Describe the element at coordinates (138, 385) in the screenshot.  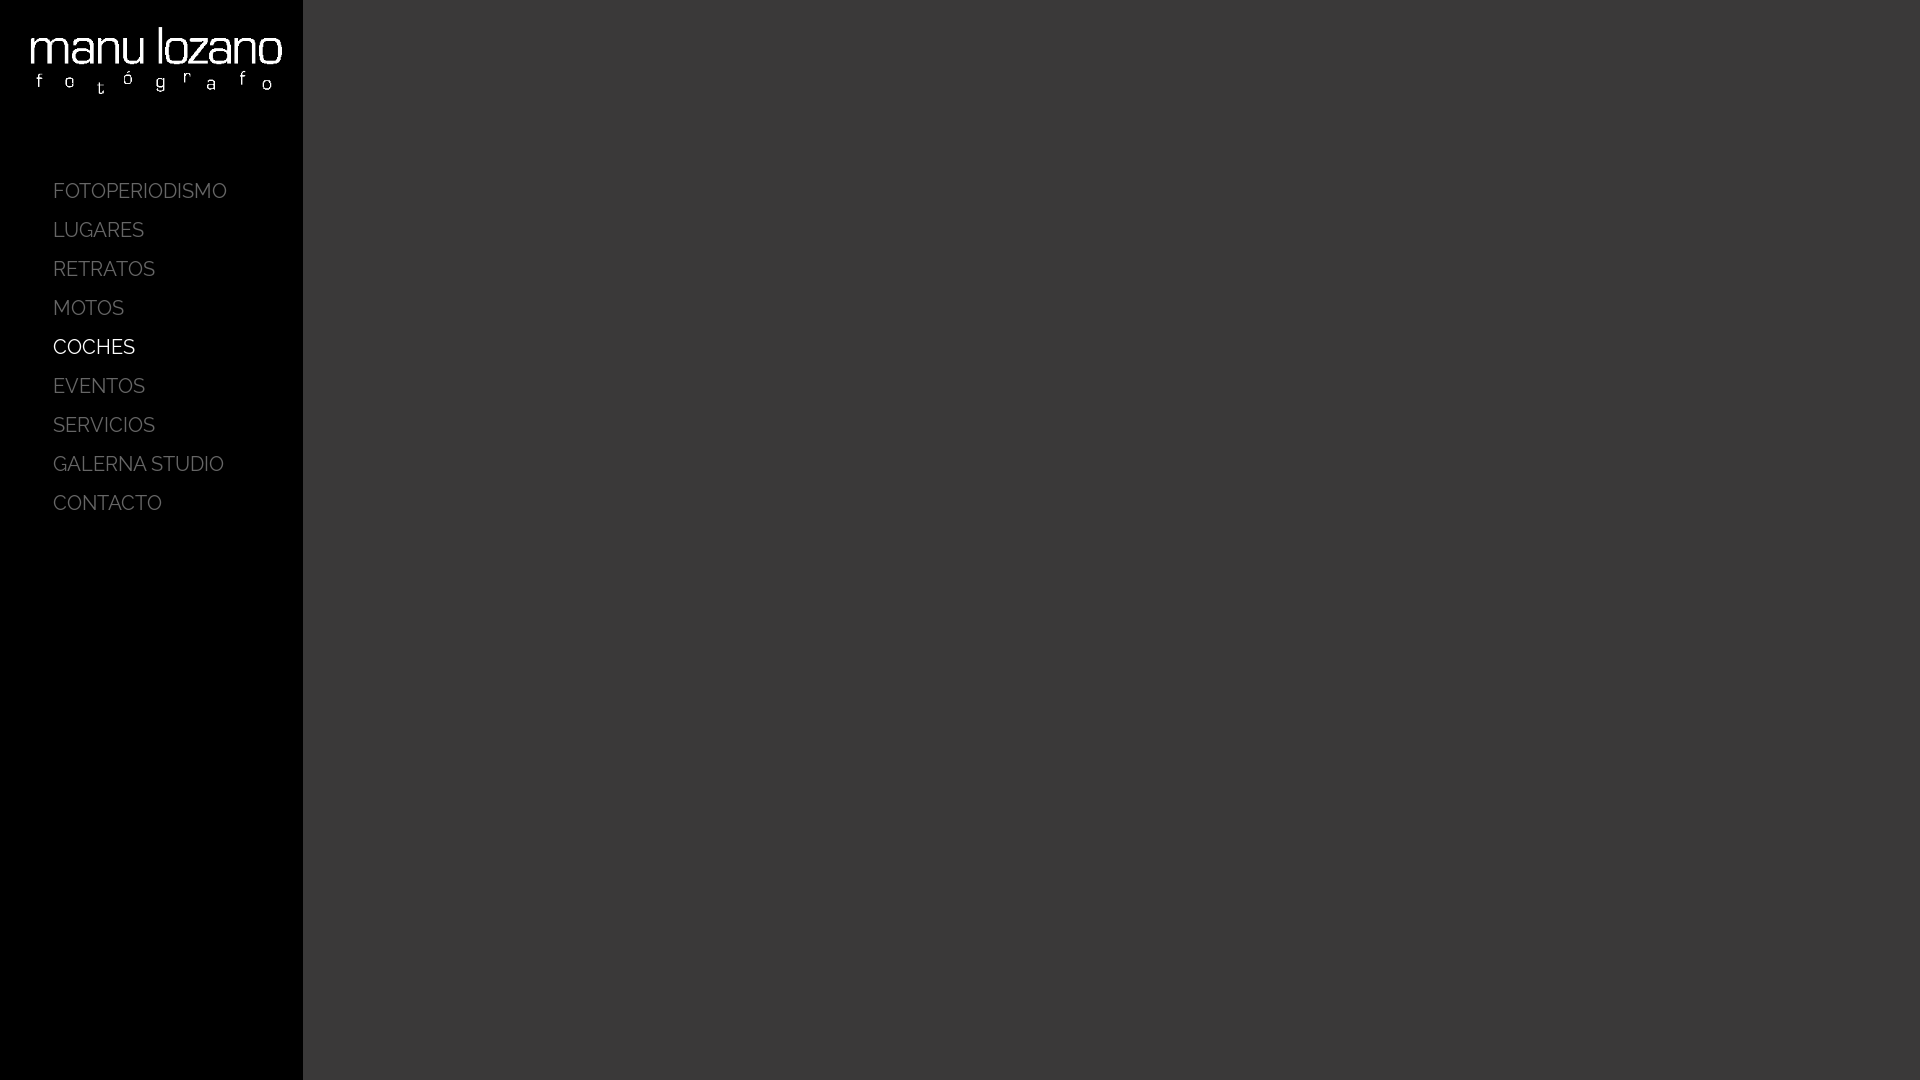
I see `'EVENTOS'` at that location.